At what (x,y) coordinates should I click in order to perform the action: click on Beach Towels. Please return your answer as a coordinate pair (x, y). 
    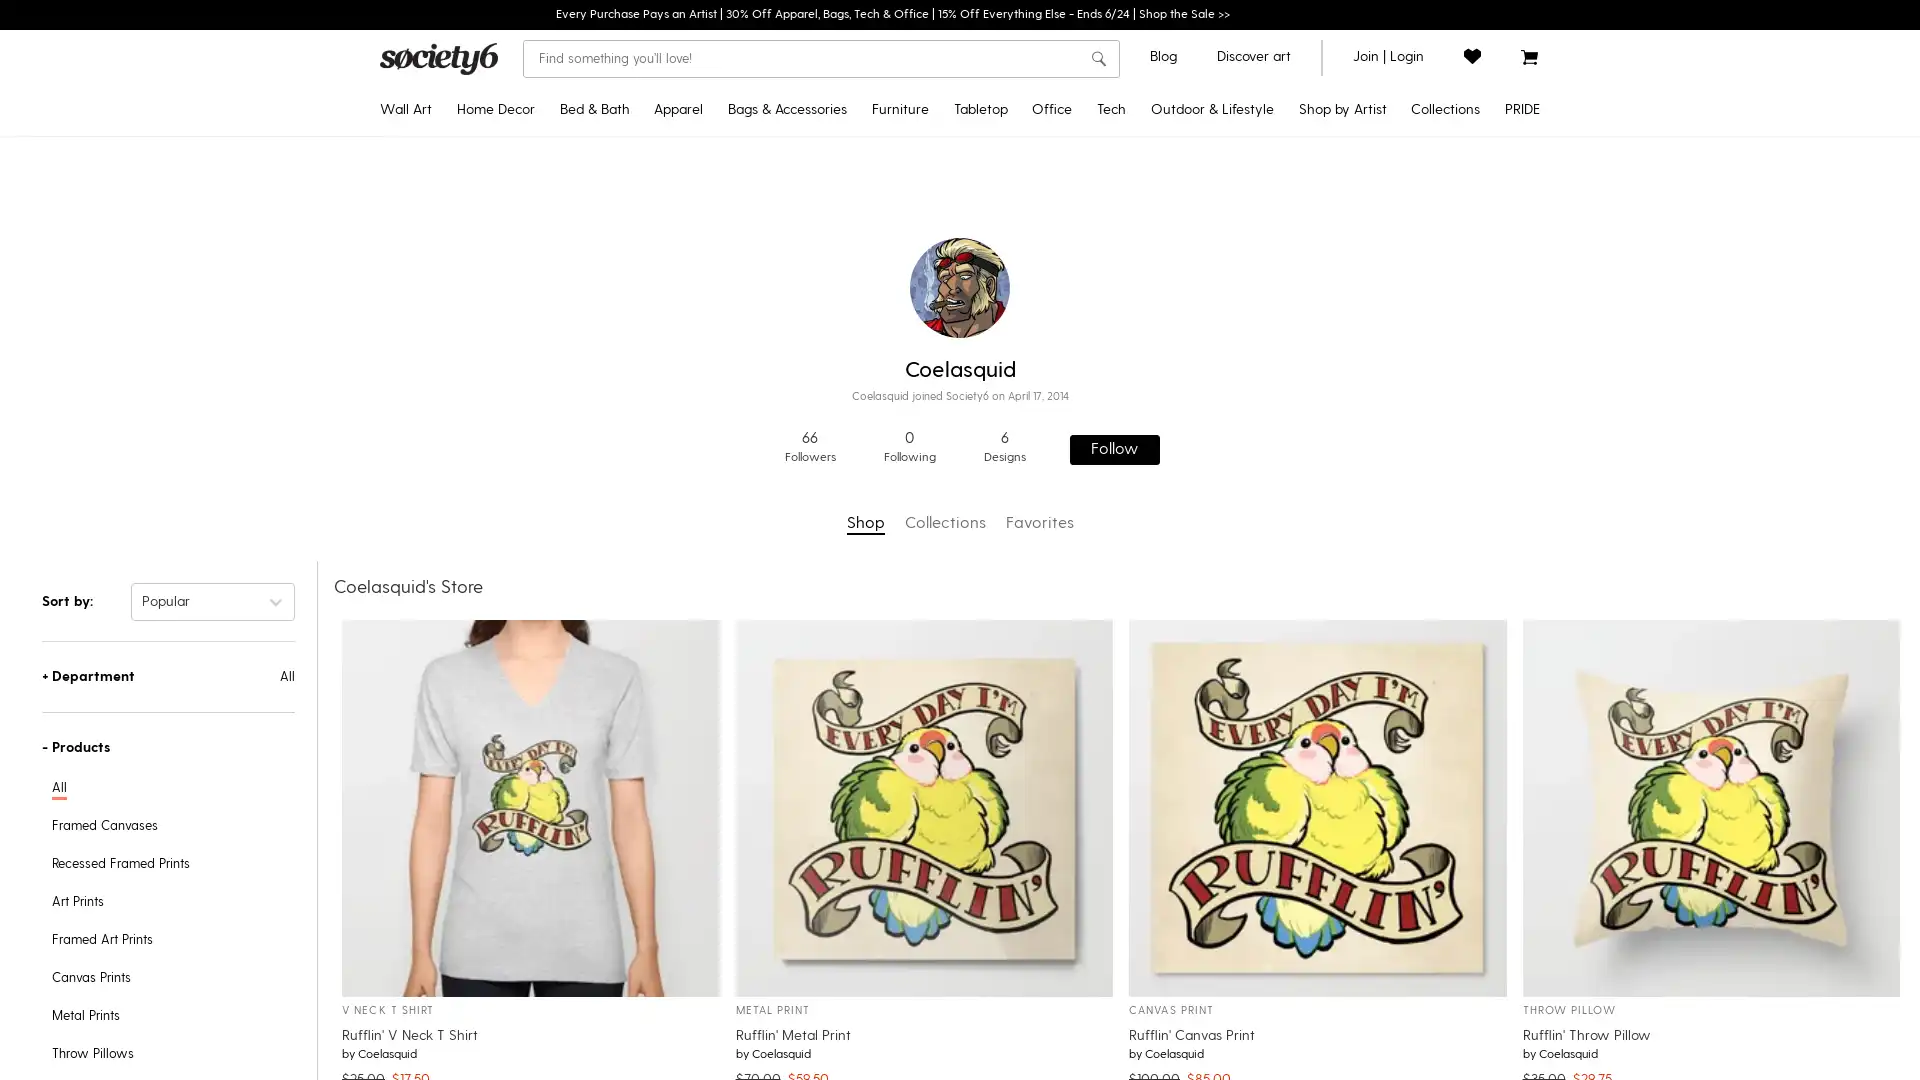
    Looking at the image, I should click on (1238, 451).